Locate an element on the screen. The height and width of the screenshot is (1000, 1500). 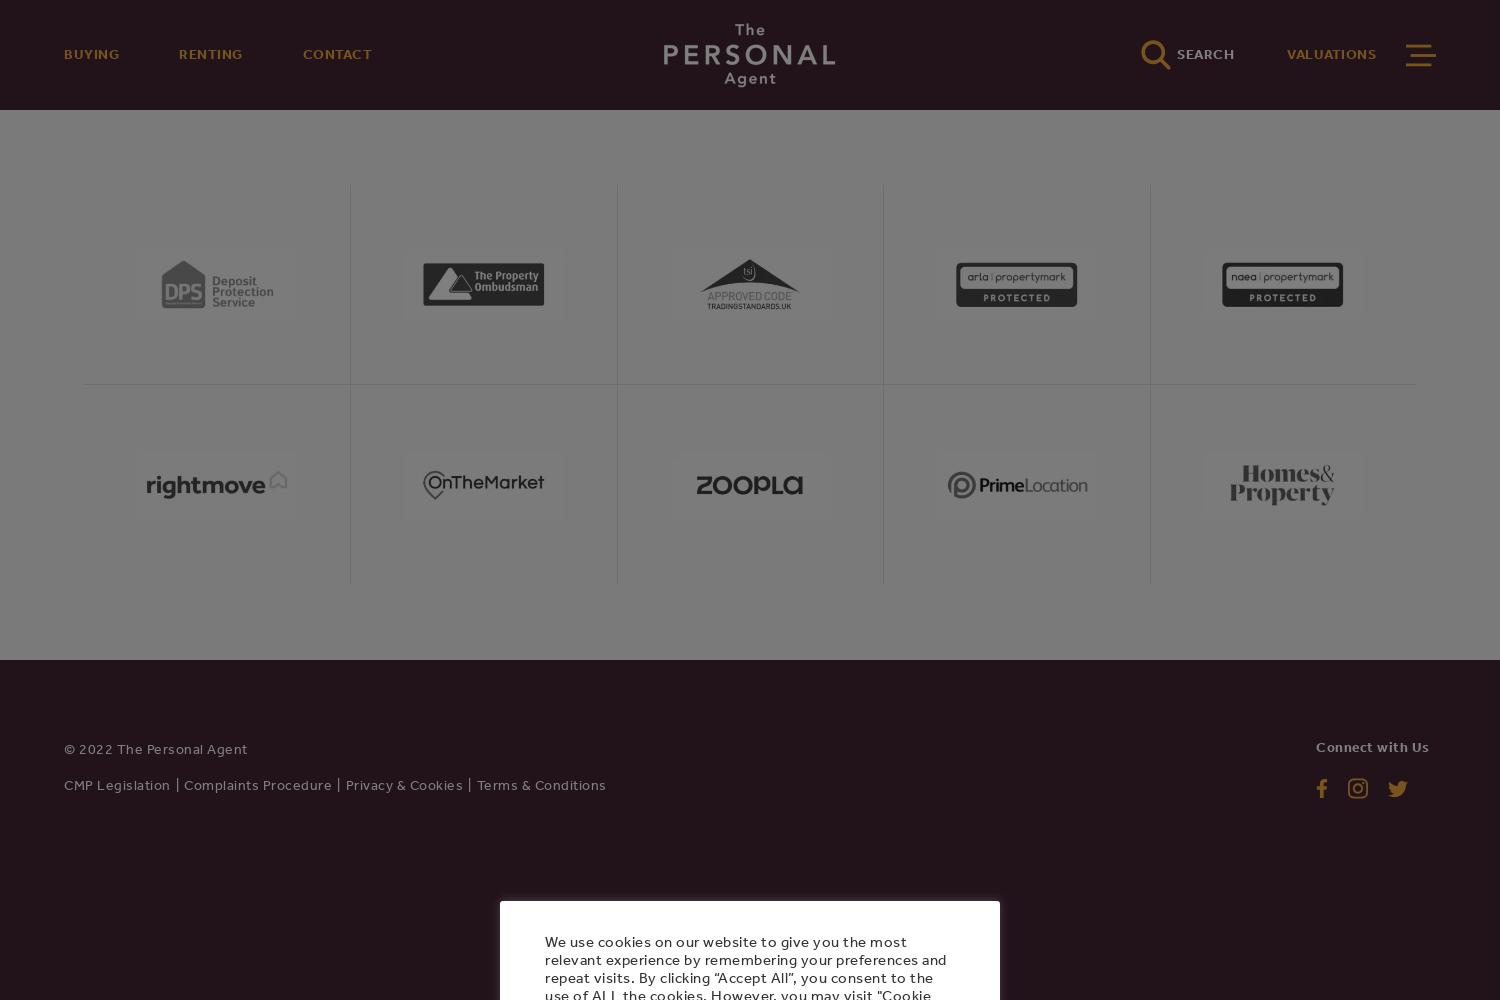
'VALUATIONS' is located at coordinates (1330, 54).